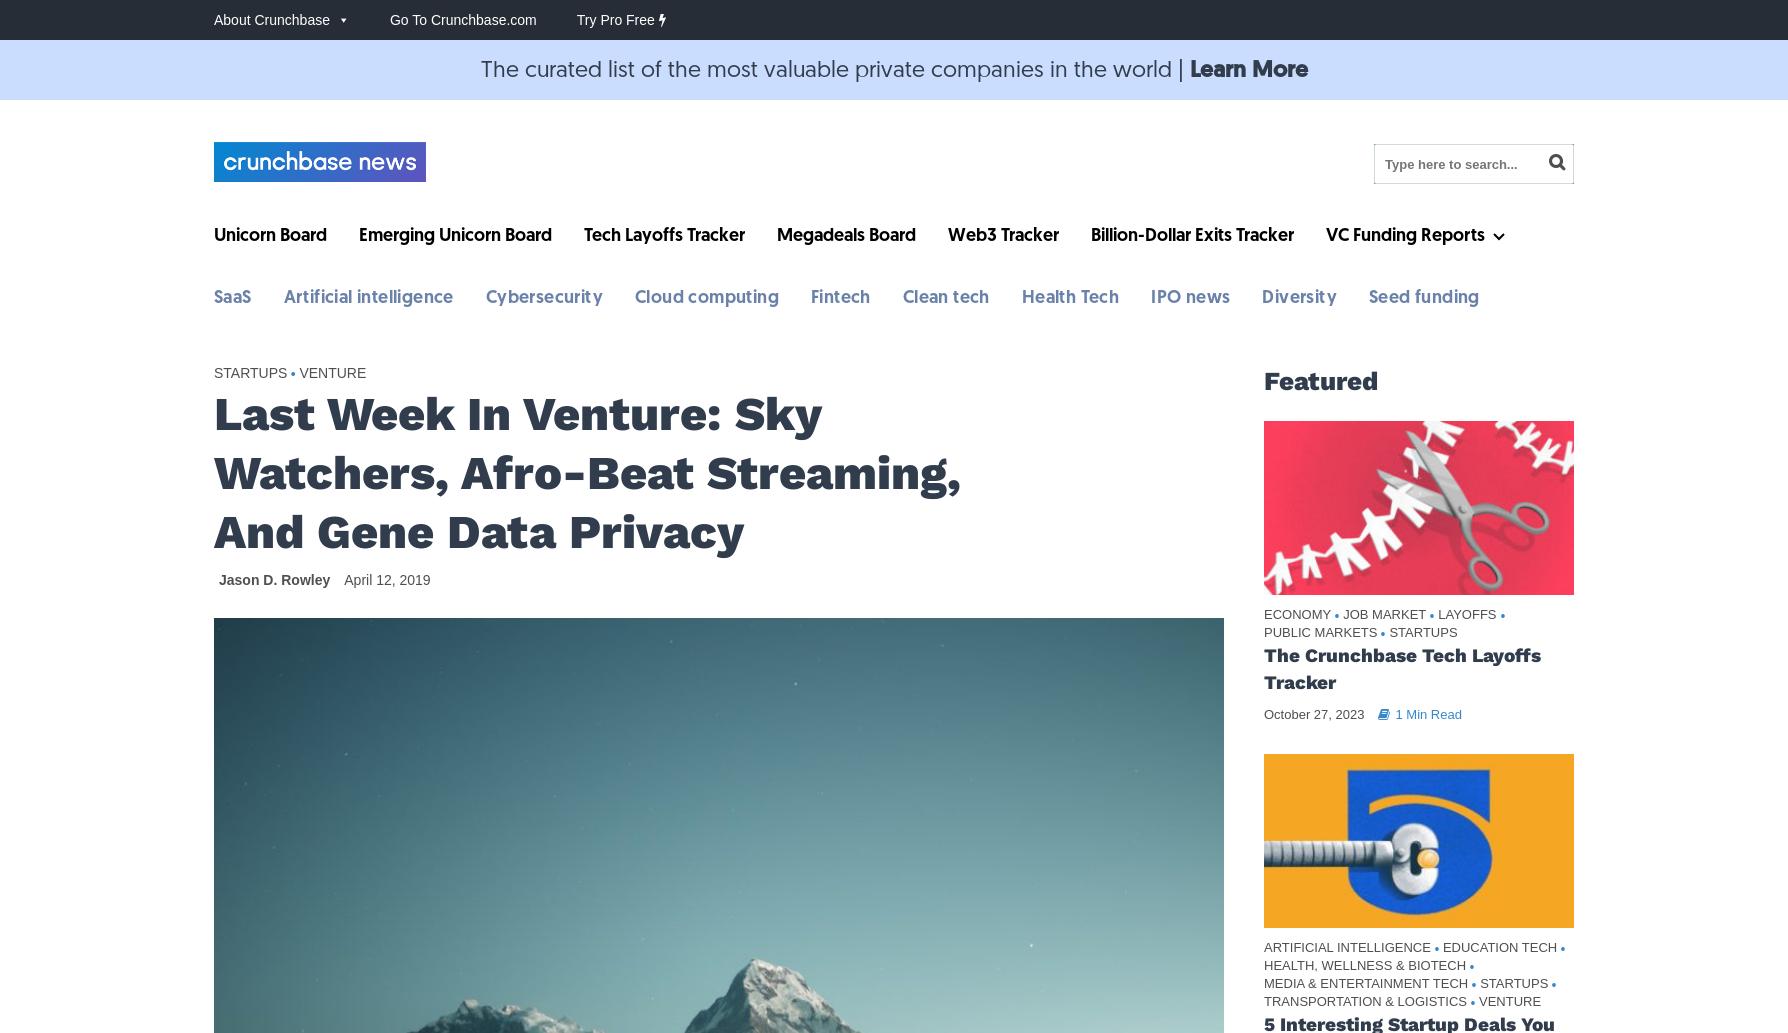 This screenshot has height=1033, width=1788. Describe the element at coordinates (544, 297) in the screenshot. I see `'Cybersecurity'` at that location.